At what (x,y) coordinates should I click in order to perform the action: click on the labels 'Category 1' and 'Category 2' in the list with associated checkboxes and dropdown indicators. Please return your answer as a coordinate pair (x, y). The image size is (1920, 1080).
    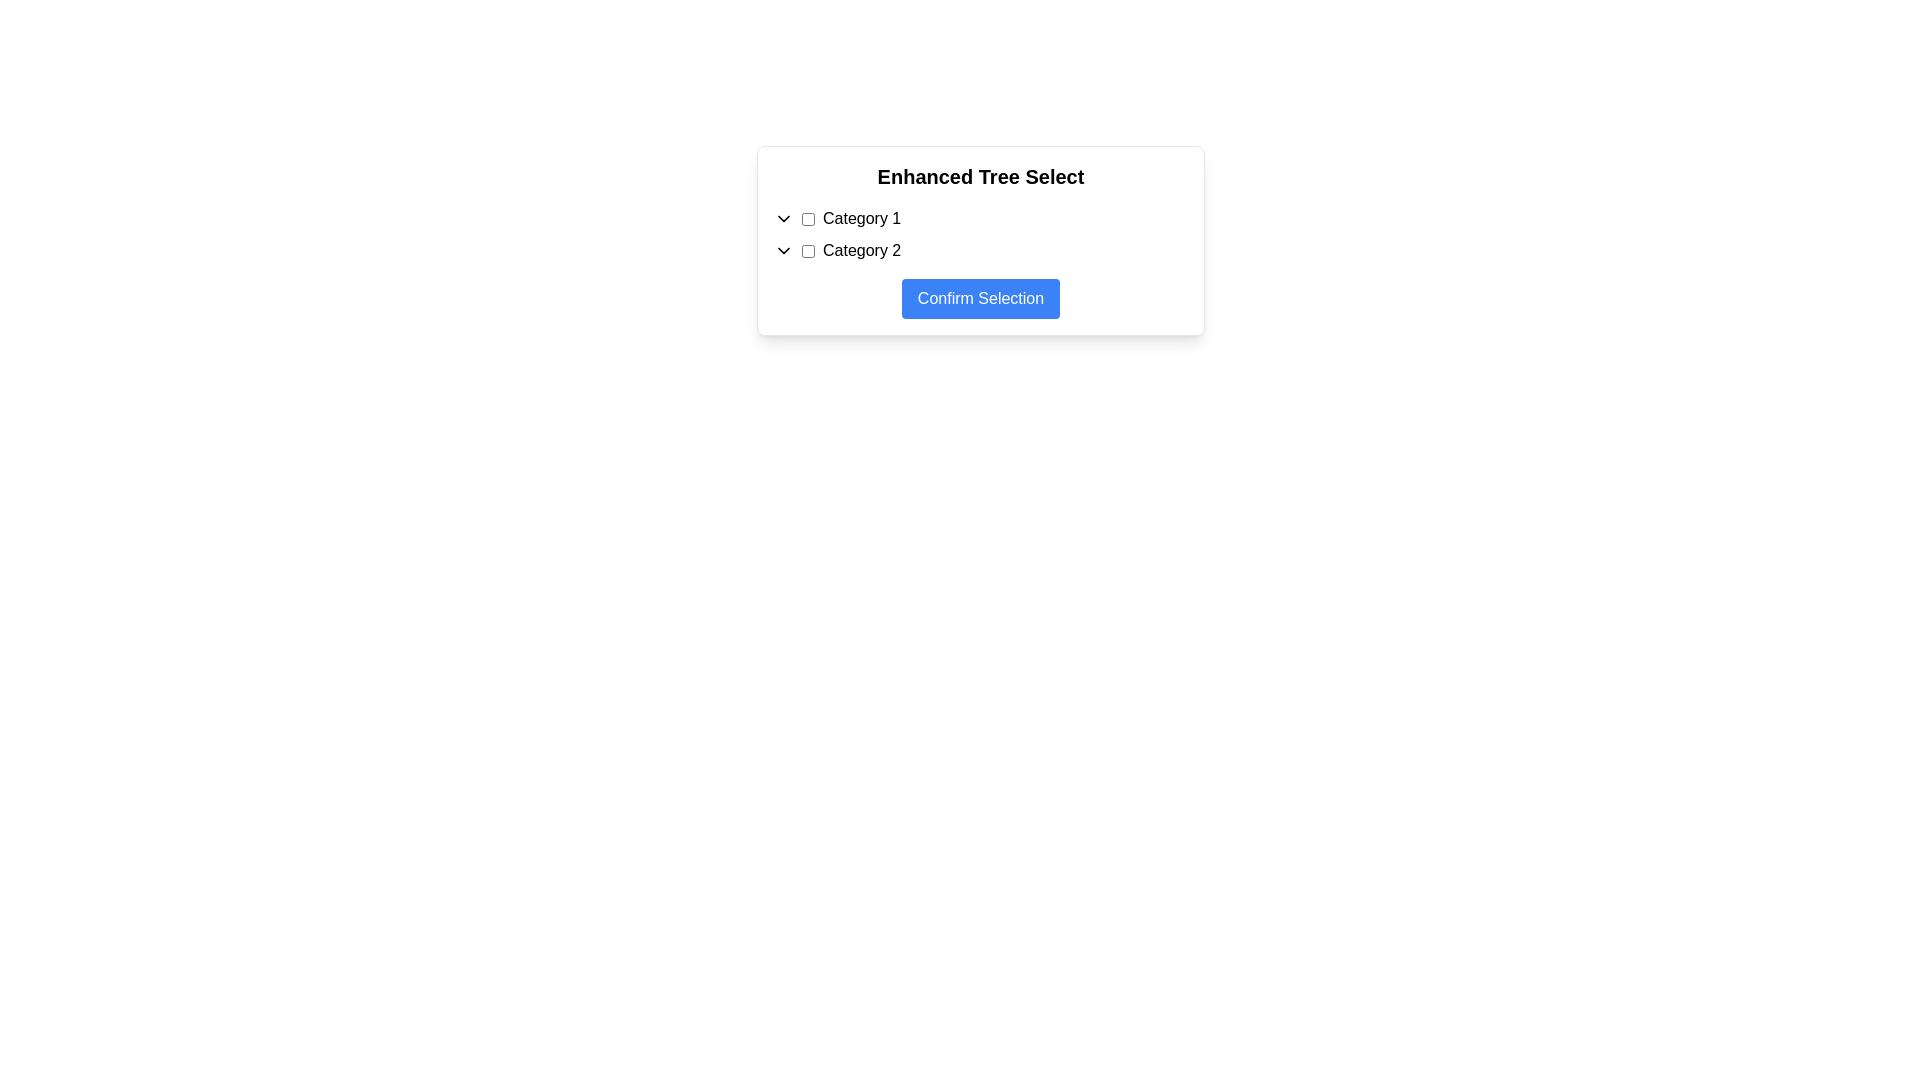
    Looking at the image, I should click on (980, 234).